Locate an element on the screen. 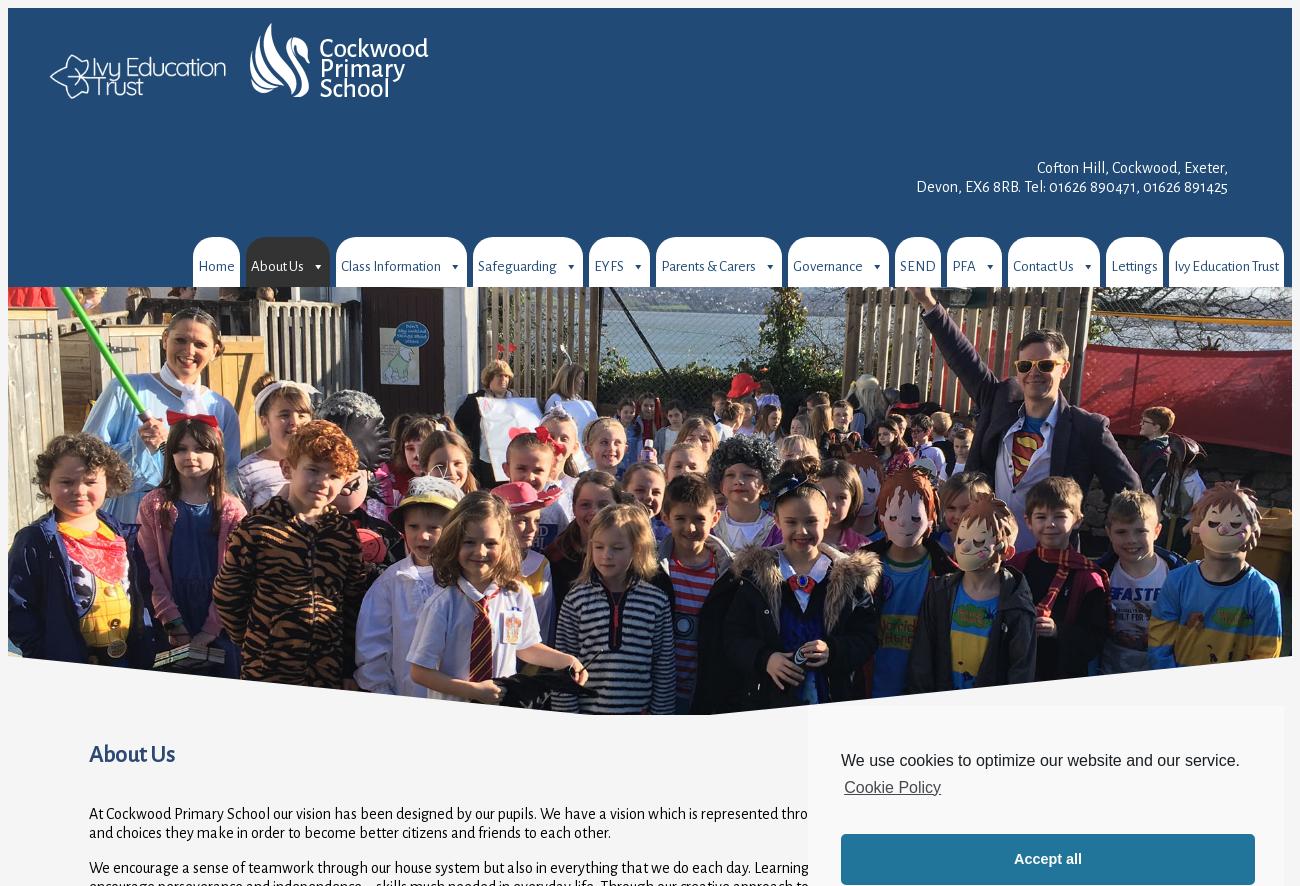  'Parents & Carers' is located at coordinates (708, 266).